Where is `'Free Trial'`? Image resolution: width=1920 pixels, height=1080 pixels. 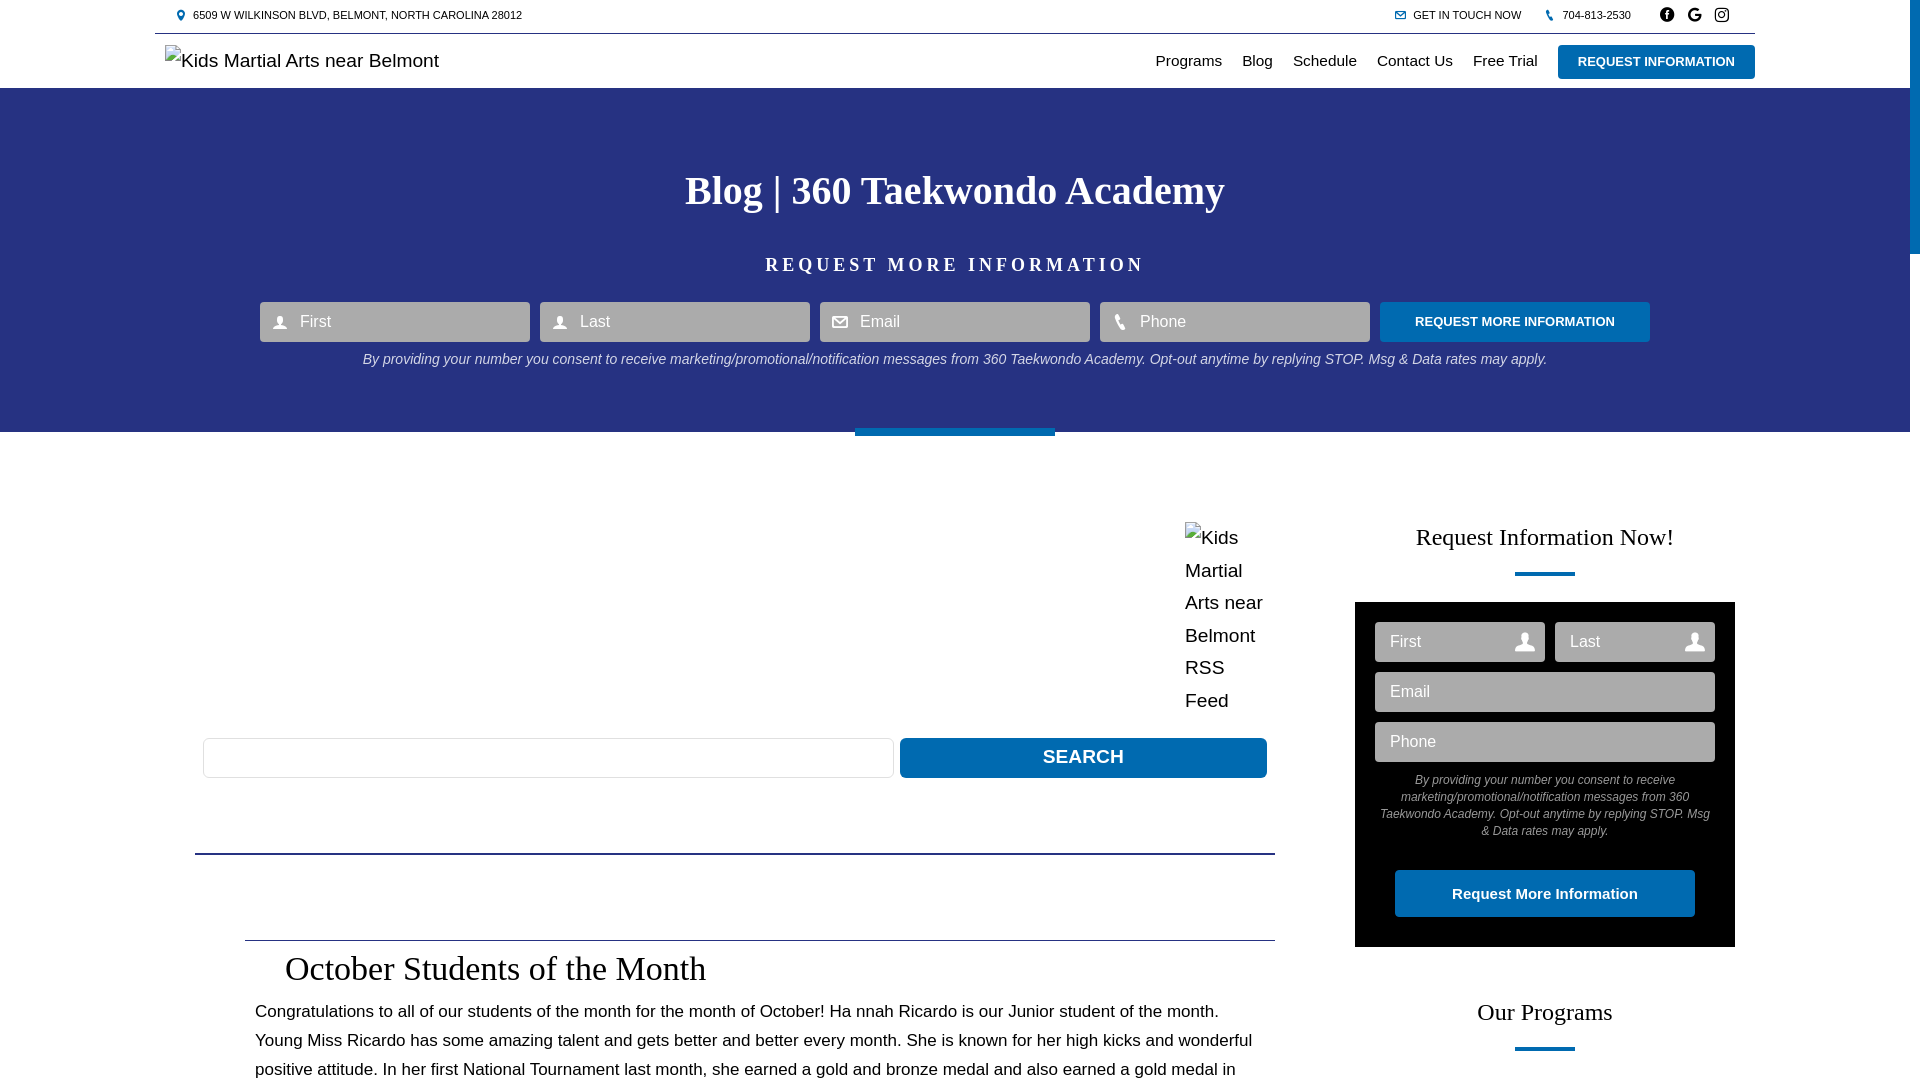 'Free Trial' is located at coordinates (1505, 60).